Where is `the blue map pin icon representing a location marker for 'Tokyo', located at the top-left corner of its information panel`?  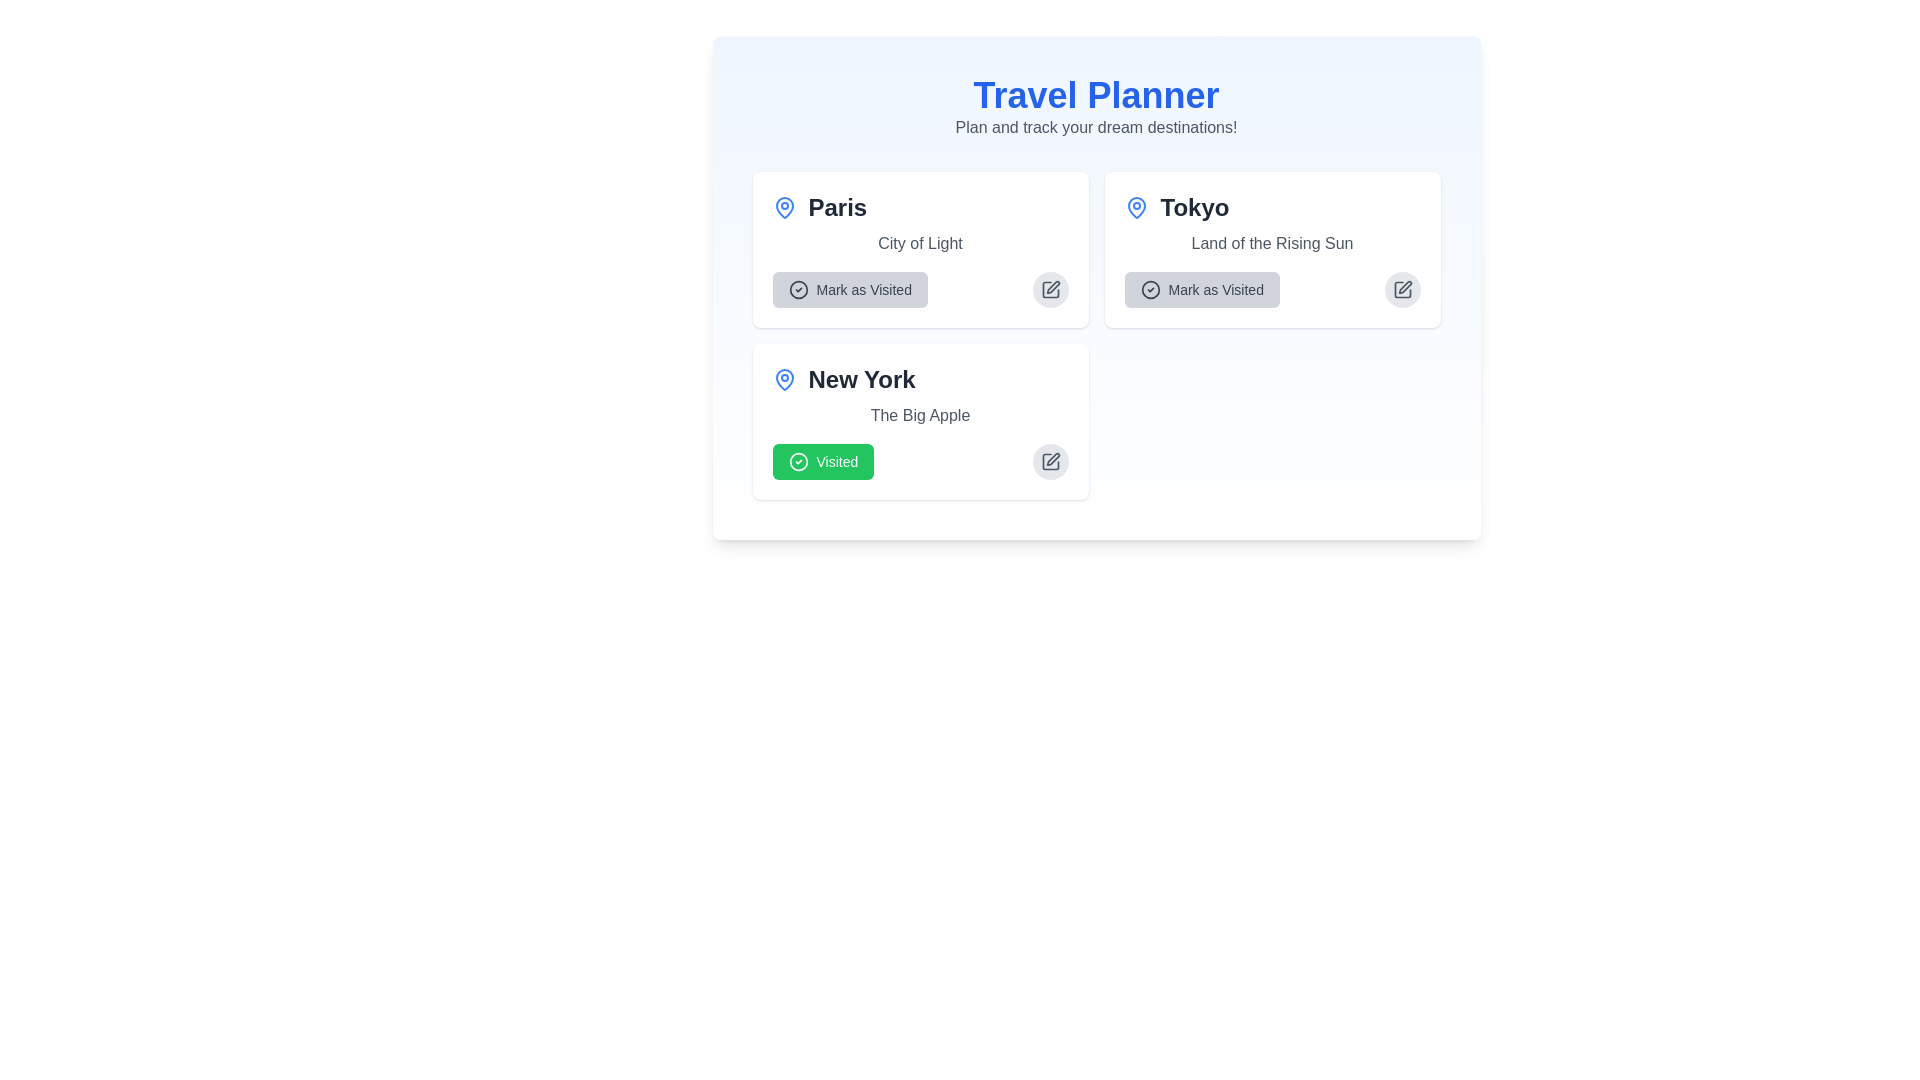
the blue map pin icon representing a location marker for 'Tokyo', located at the top-left corner of its information panel is located at coordinates (1136, 208).